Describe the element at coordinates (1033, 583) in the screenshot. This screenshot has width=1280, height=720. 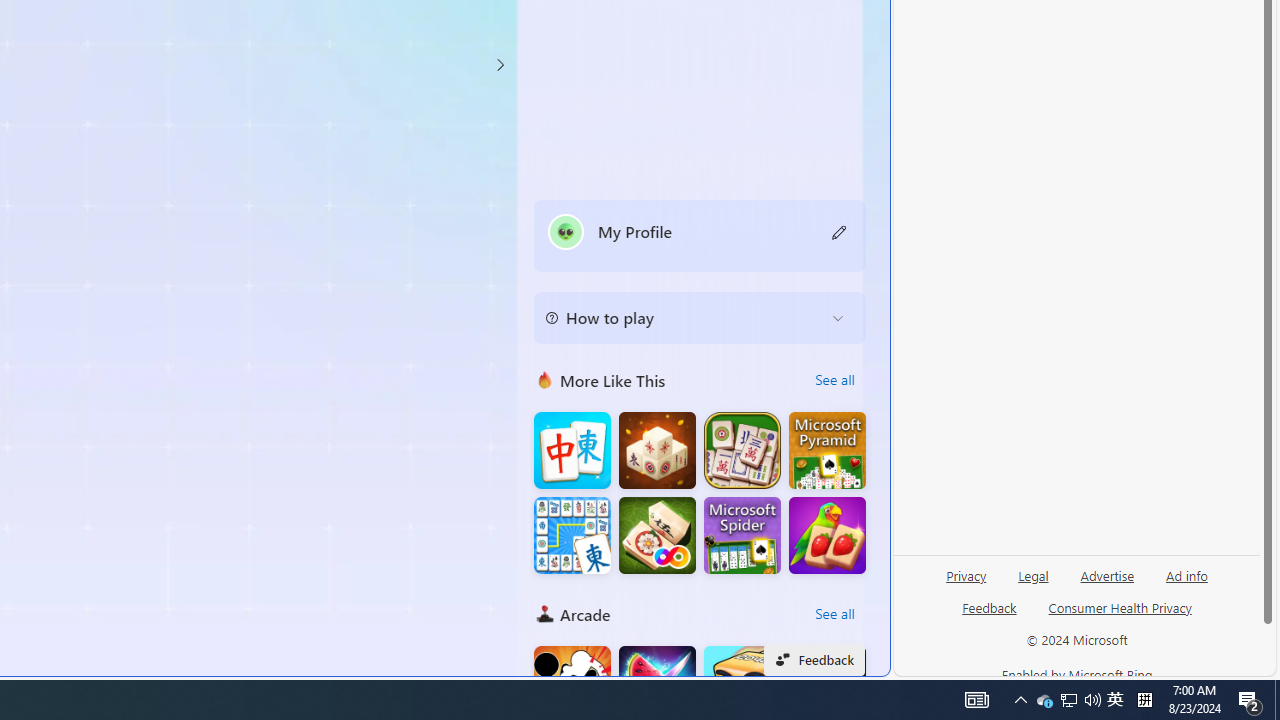
I see `'Legal'` at that location.